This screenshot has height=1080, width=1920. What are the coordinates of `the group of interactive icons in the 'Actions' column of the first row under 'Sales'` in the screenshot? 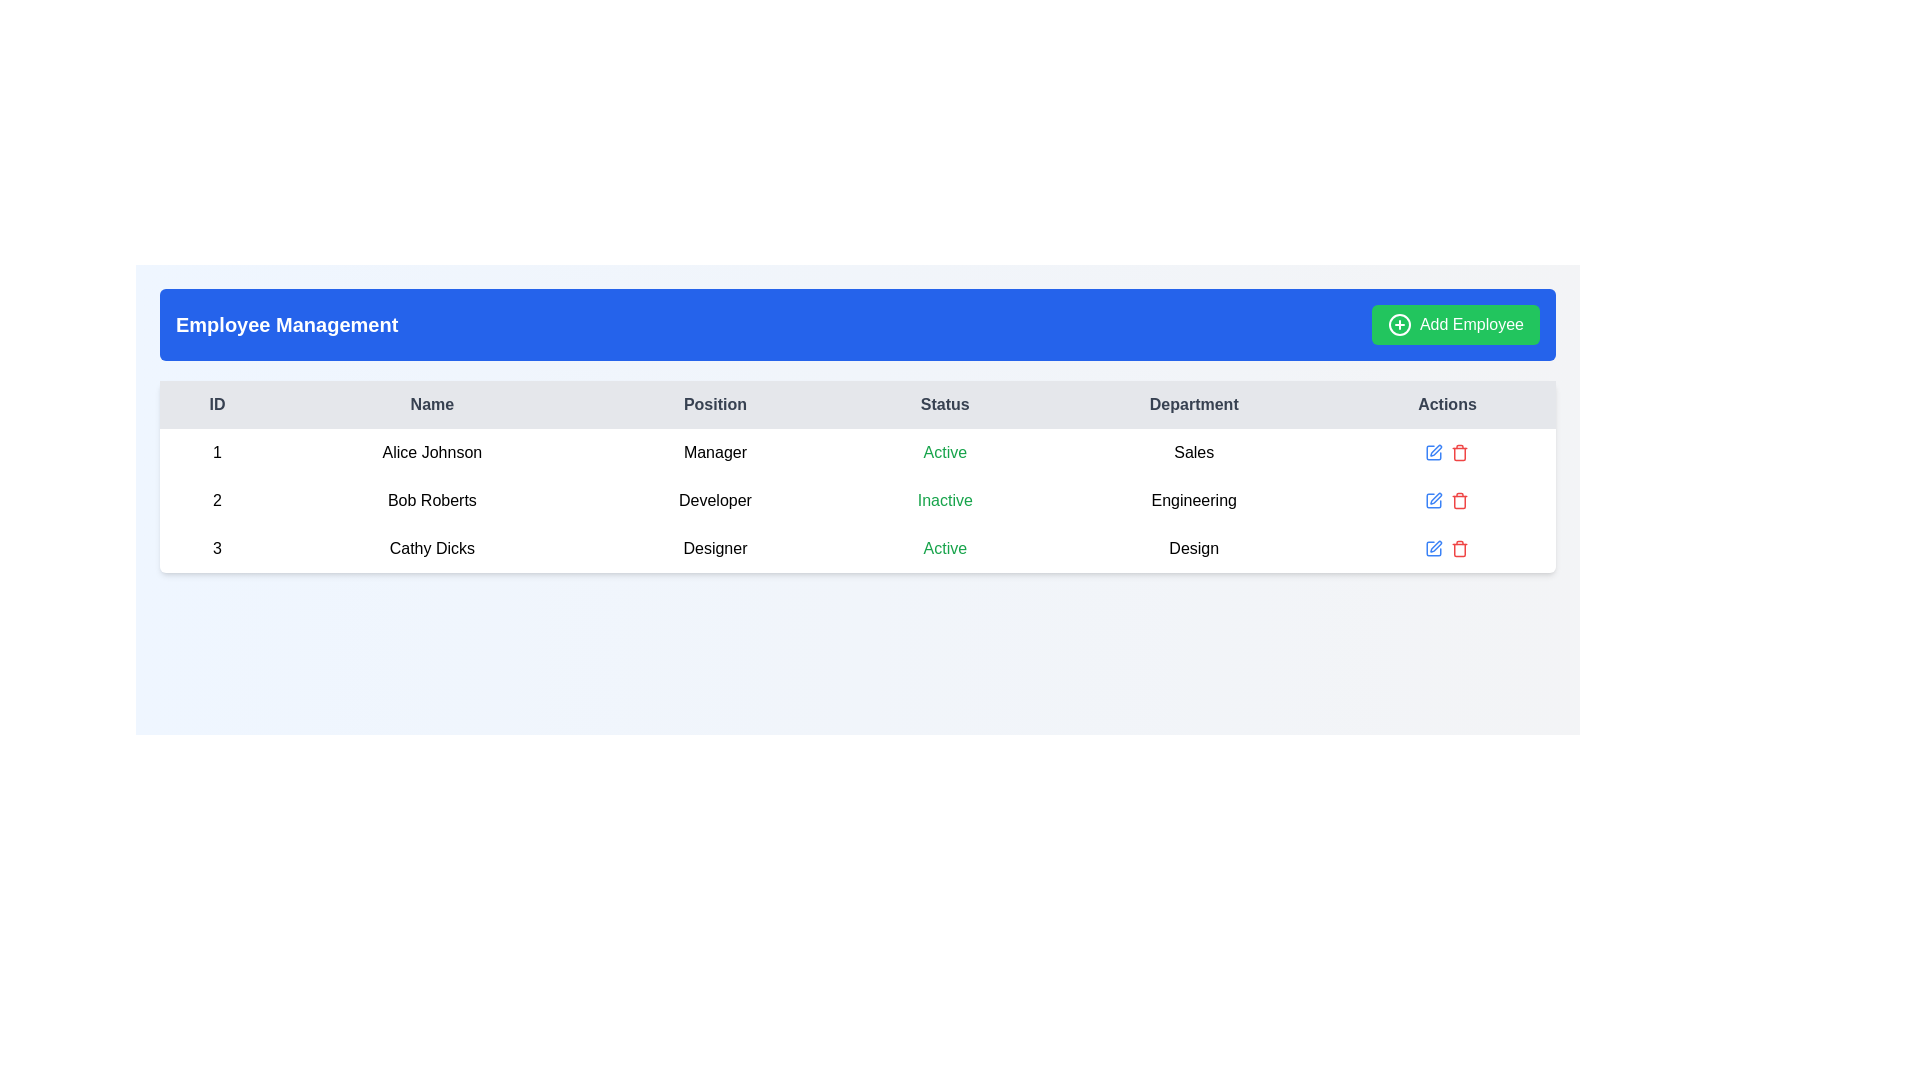 It's located at (1447, 452).